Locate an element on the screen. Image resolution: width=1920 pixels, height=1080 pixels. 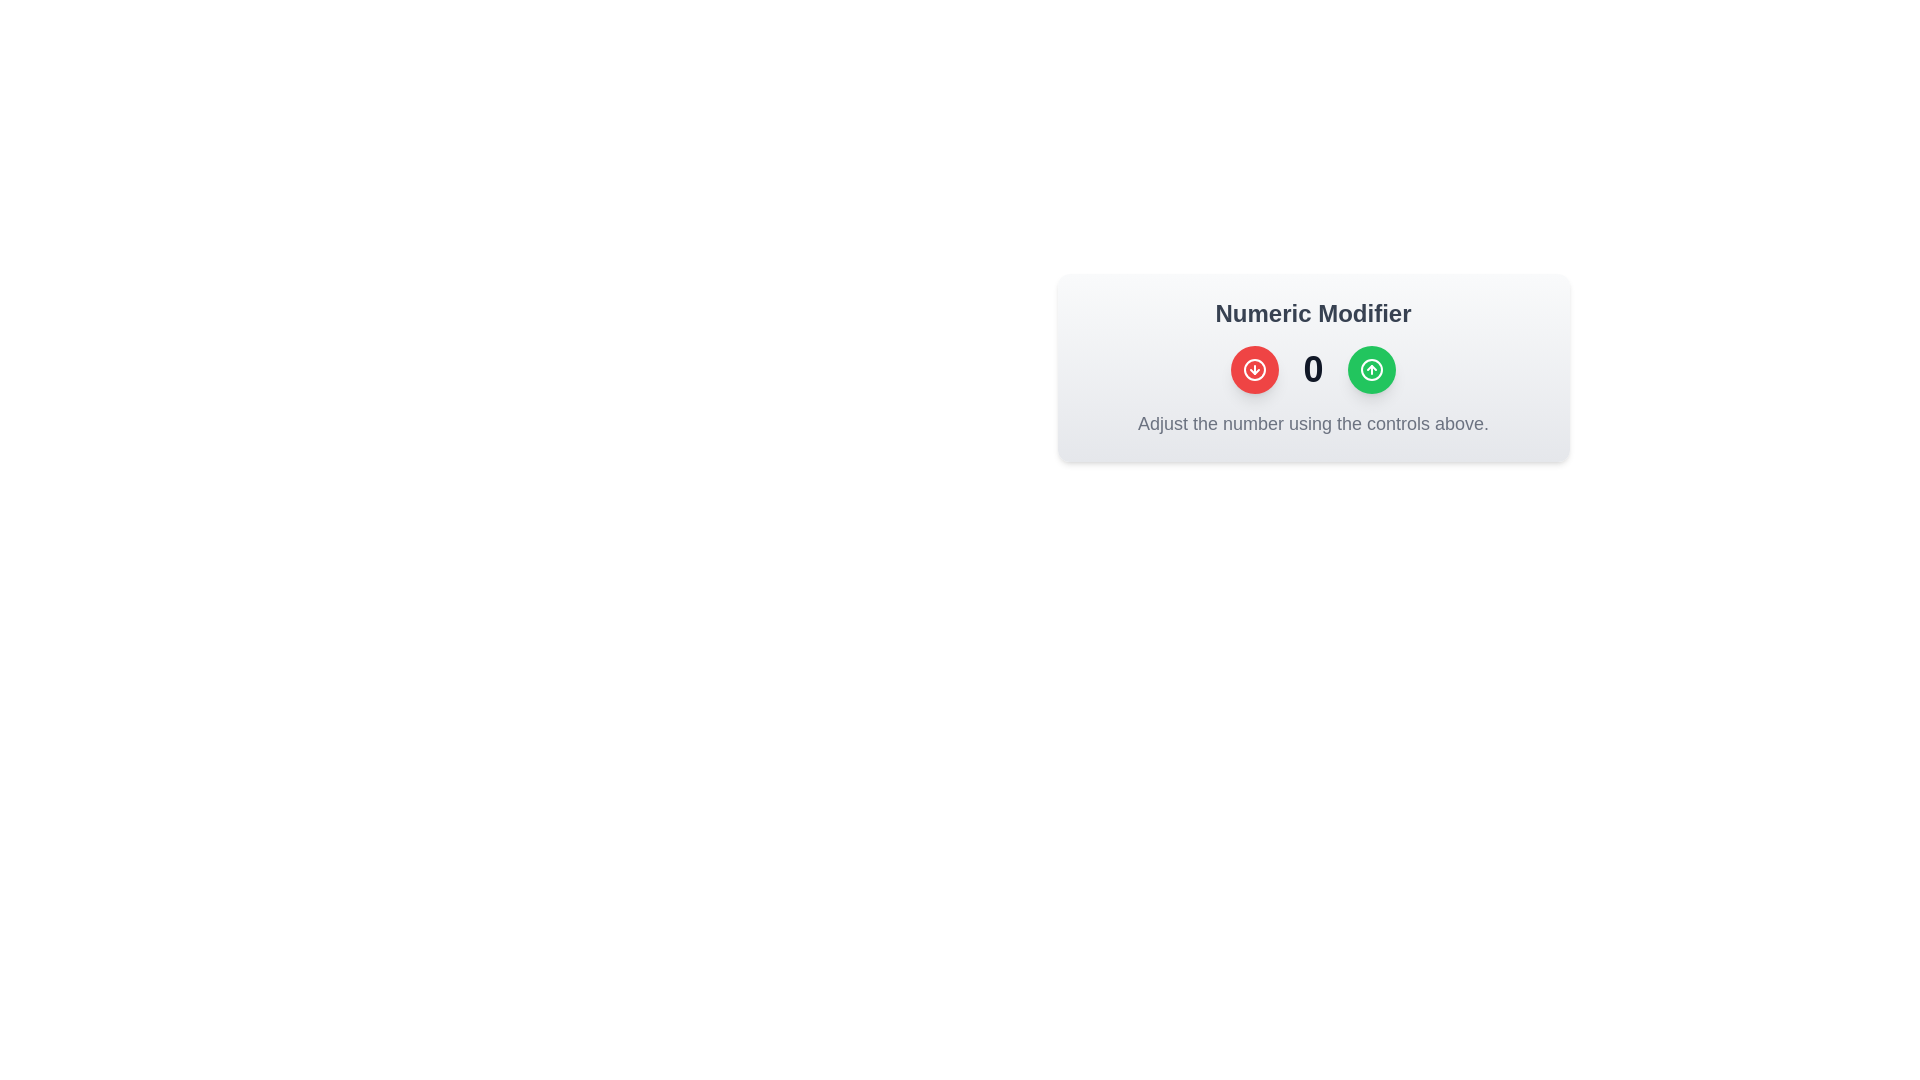
the SVG circle element that represents an upward-pointing arrow within the numeric modifier interface, located near the green confirmation button is located at coordinates (1370, 370).